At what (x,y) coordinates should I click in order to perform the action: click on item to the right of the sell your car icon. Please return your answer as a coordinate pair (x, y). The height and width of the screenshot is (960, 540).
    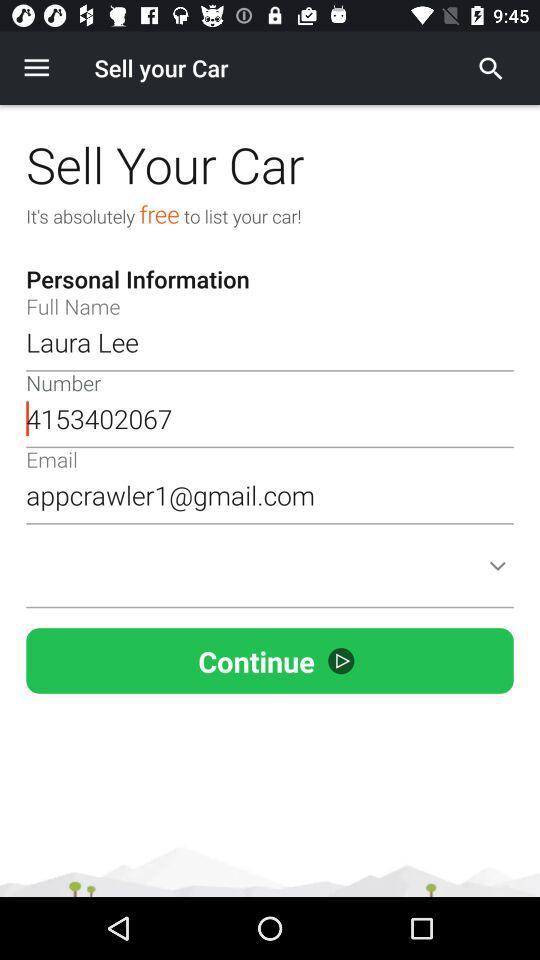
    Looking at the image, I should click on (490, 68).